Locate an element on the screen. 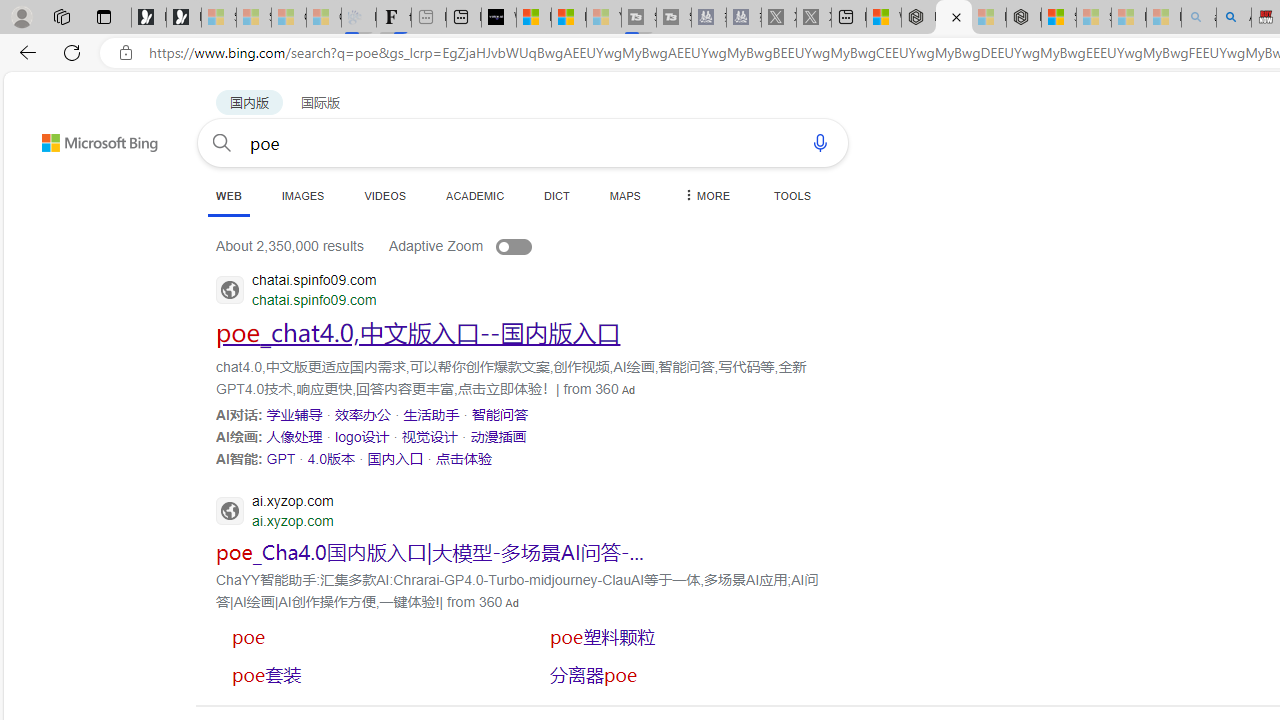 The height and width of the screenshot is (720, 1280). 'Nordace - Summer Adventures 2024' is located at coordinates (918, 17).